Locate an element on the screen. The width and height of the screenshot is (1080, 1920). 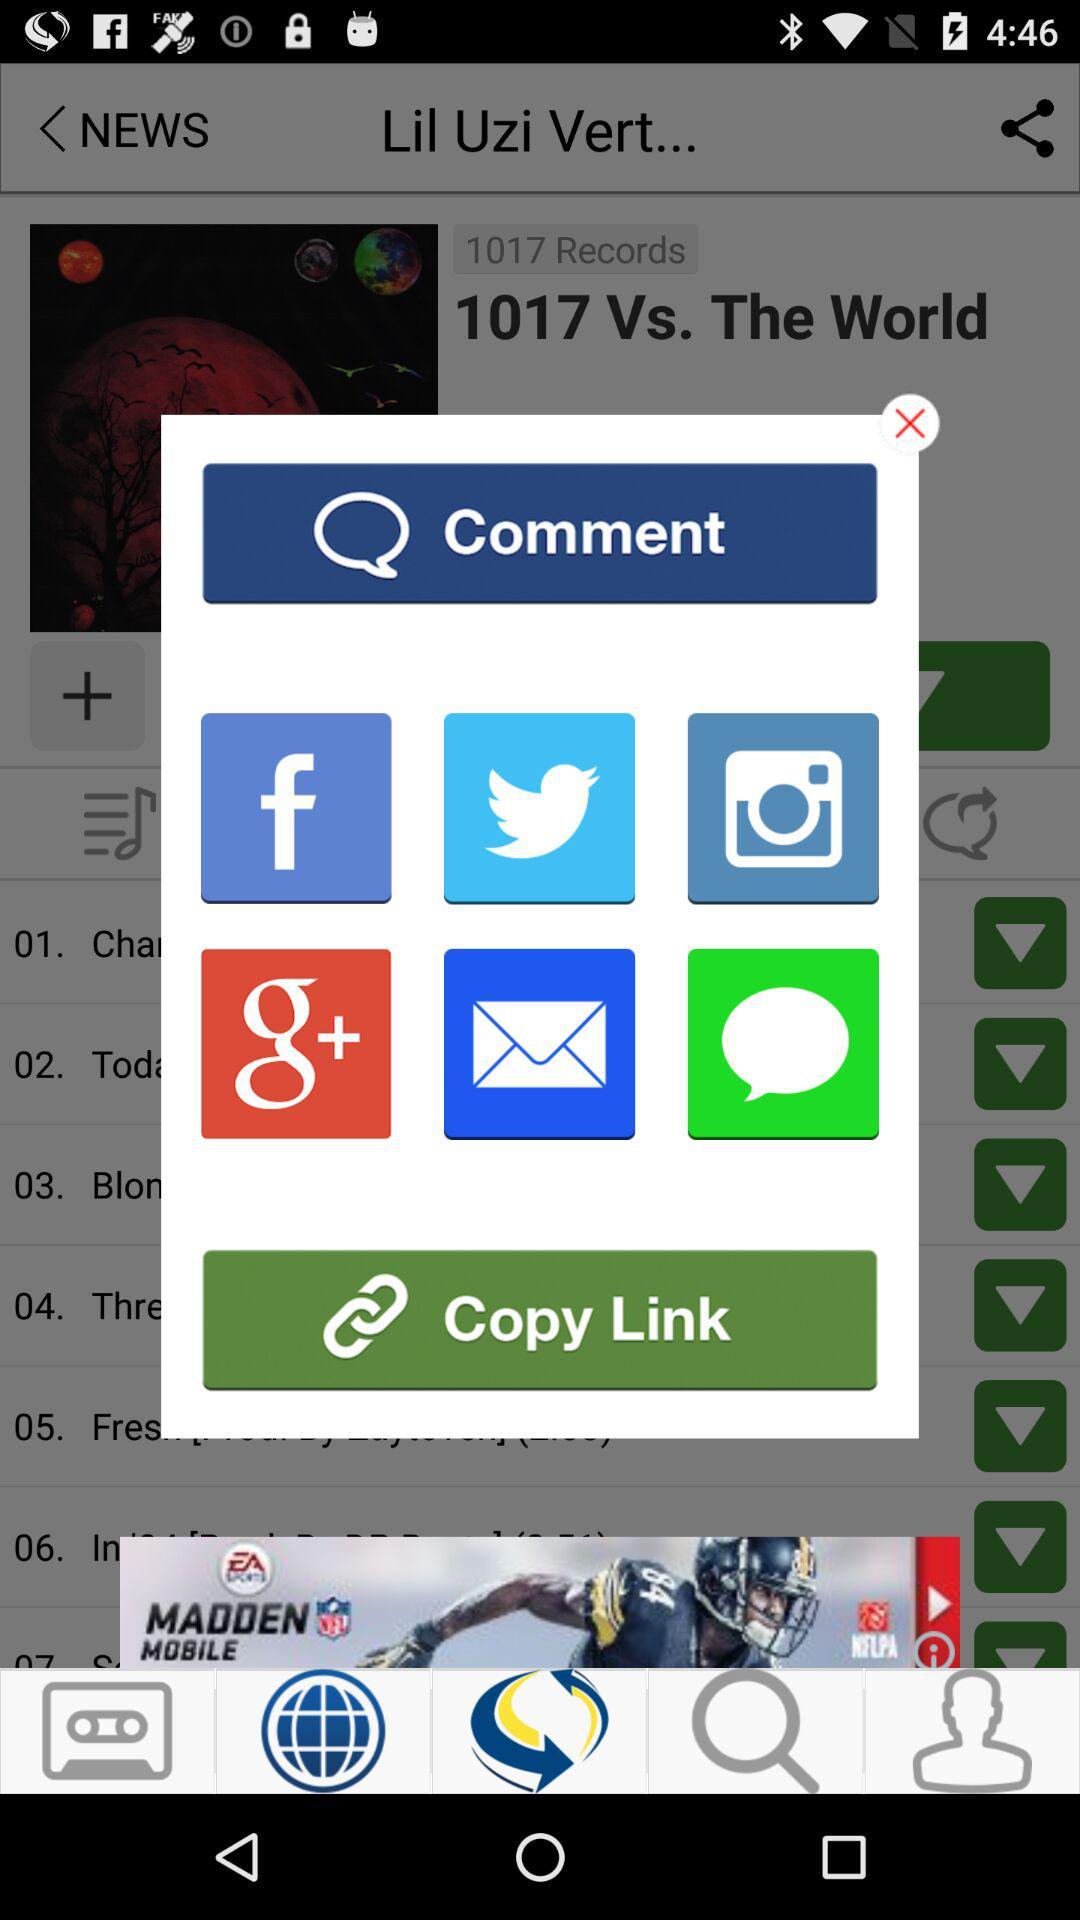
message is located at coordinates (782, 1042).